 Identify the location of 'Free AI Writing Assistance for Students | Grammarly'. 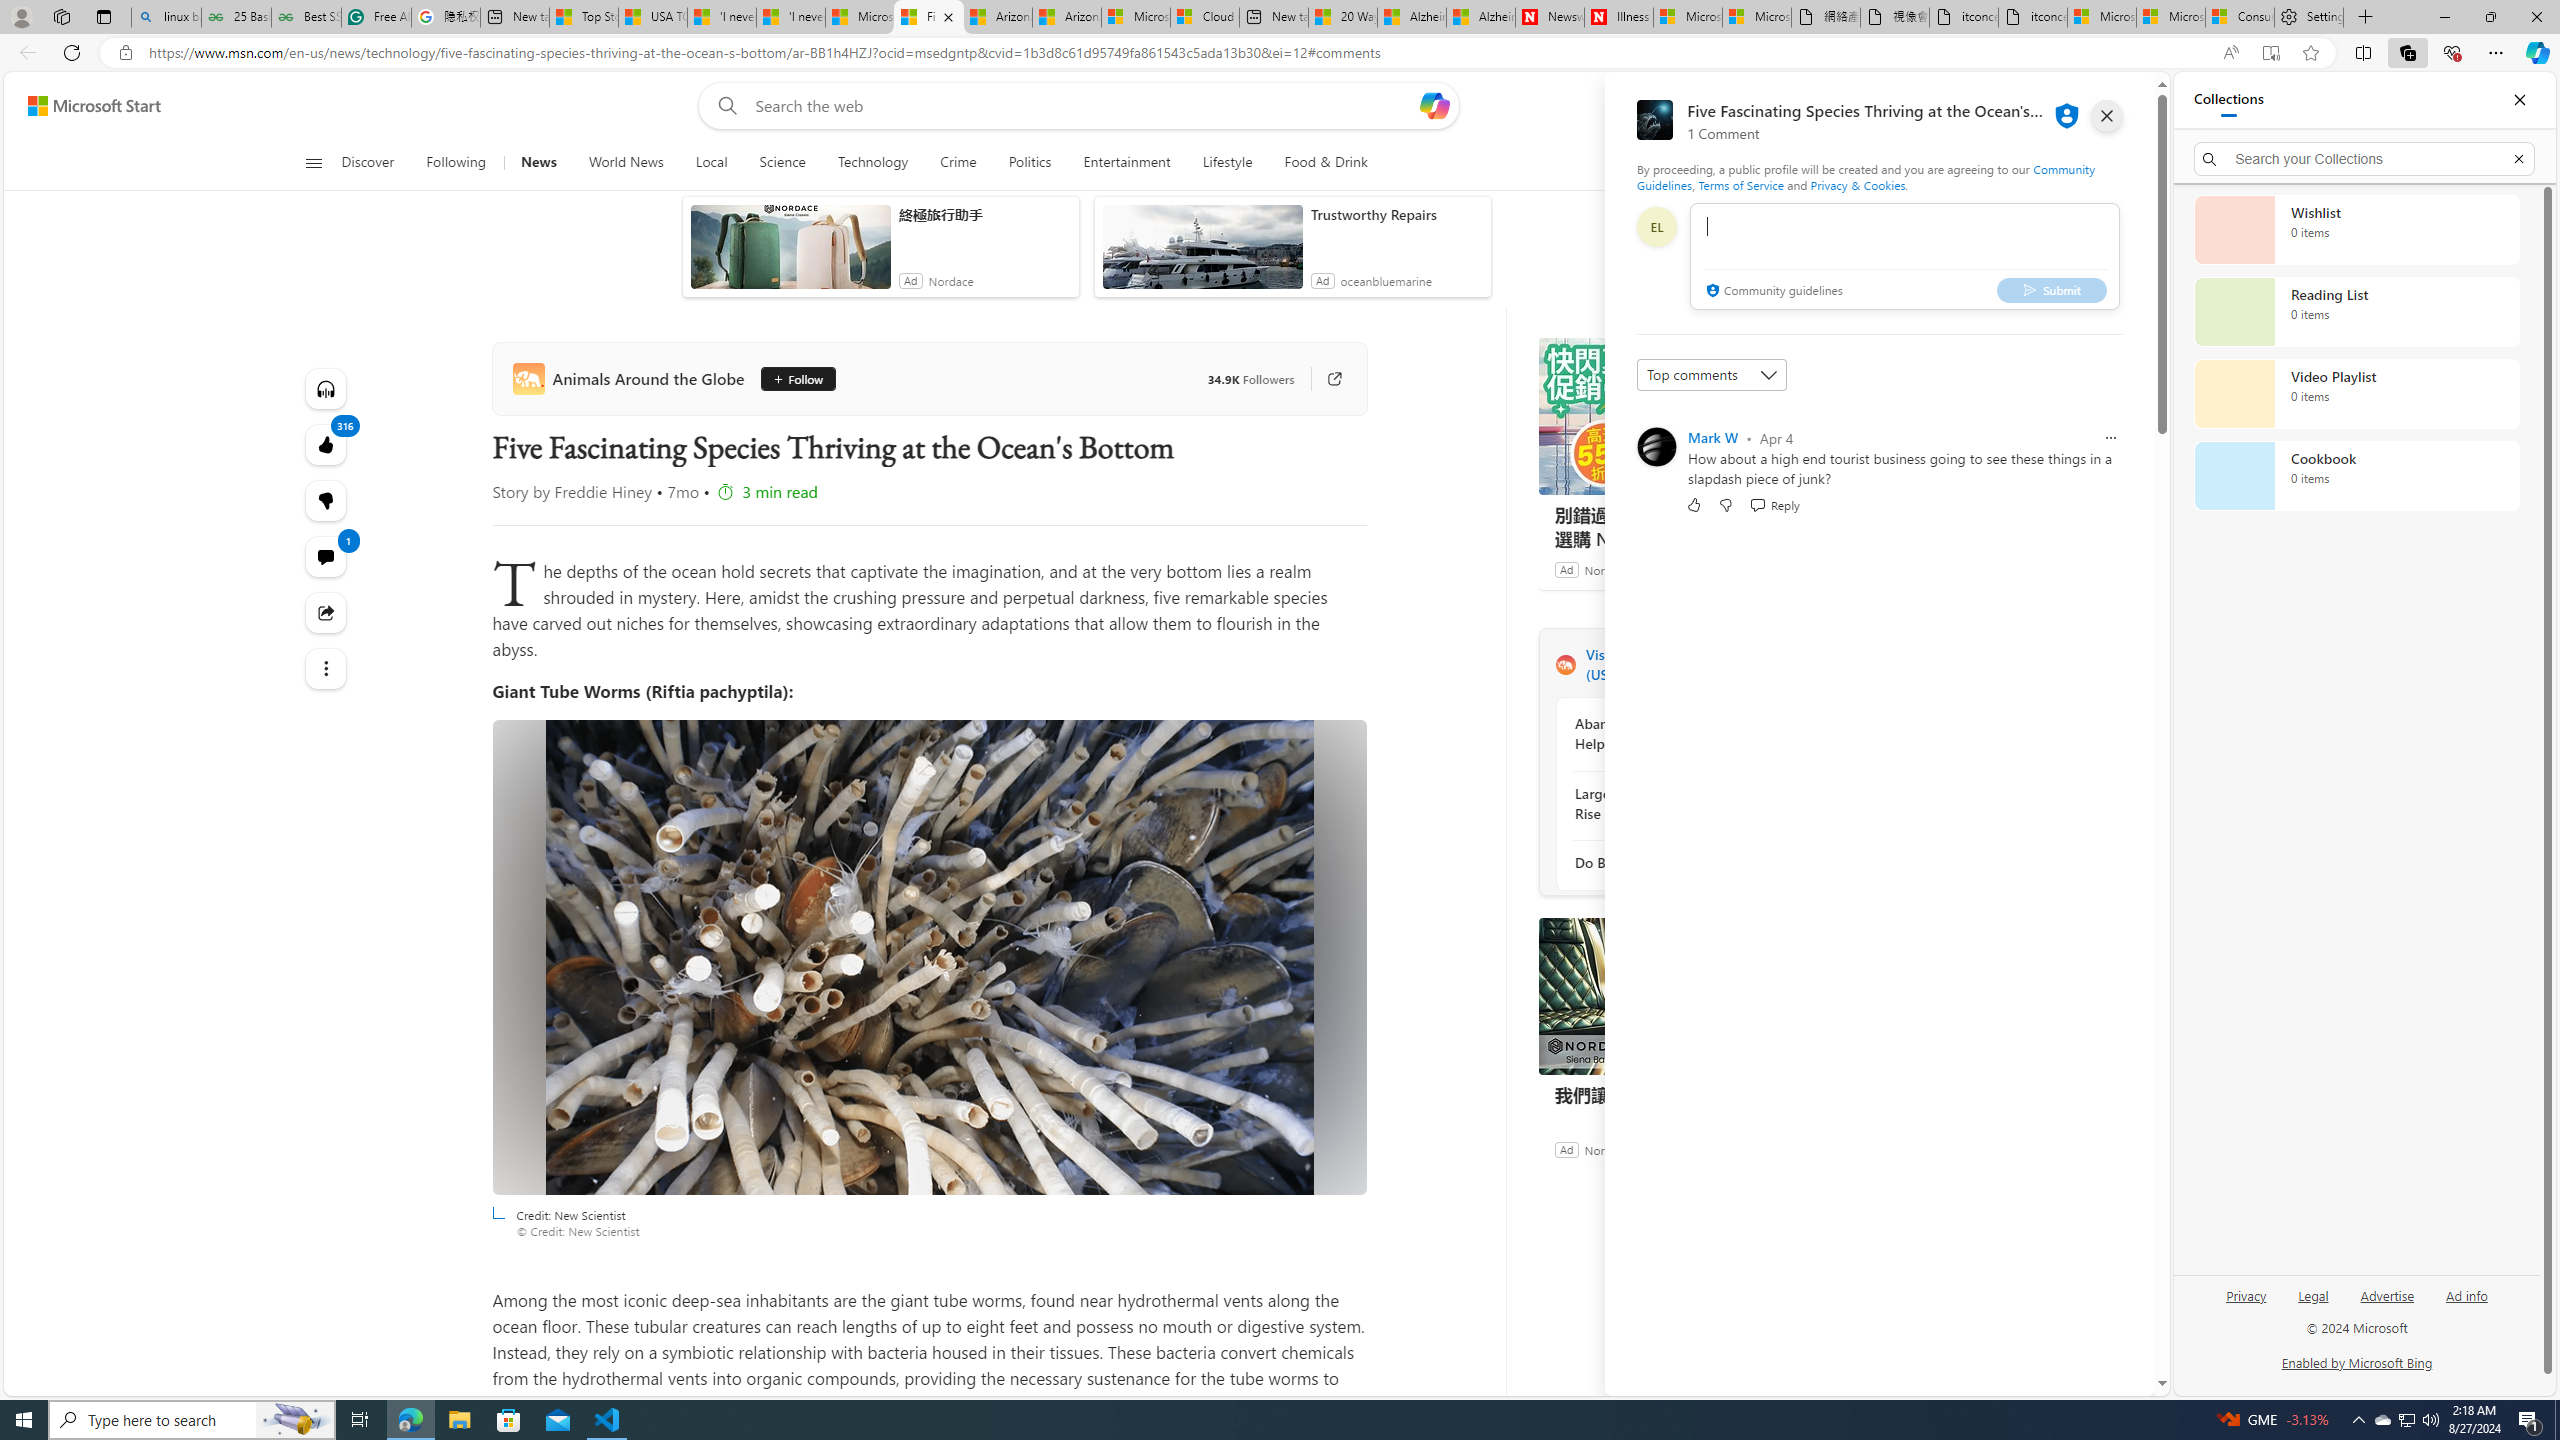
(375, 16).